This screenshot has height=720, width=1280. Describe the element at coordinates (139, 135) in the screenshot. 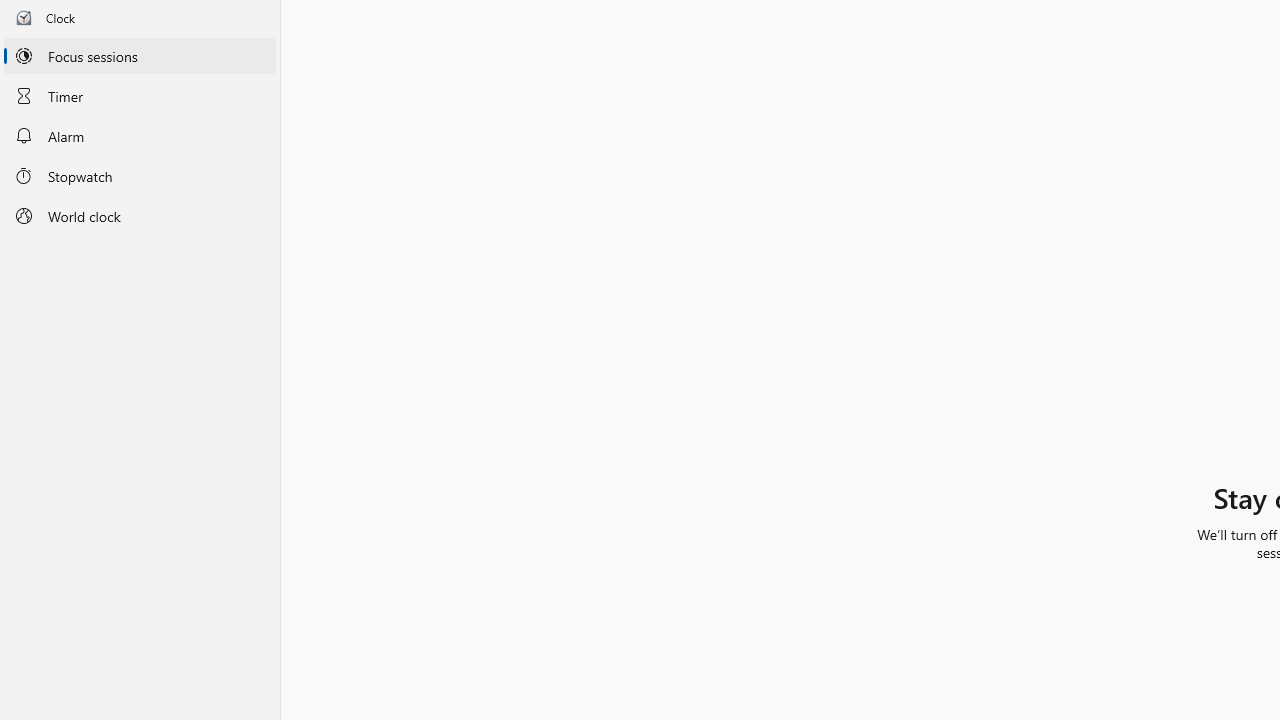

I see `'Alarm'` at that location.